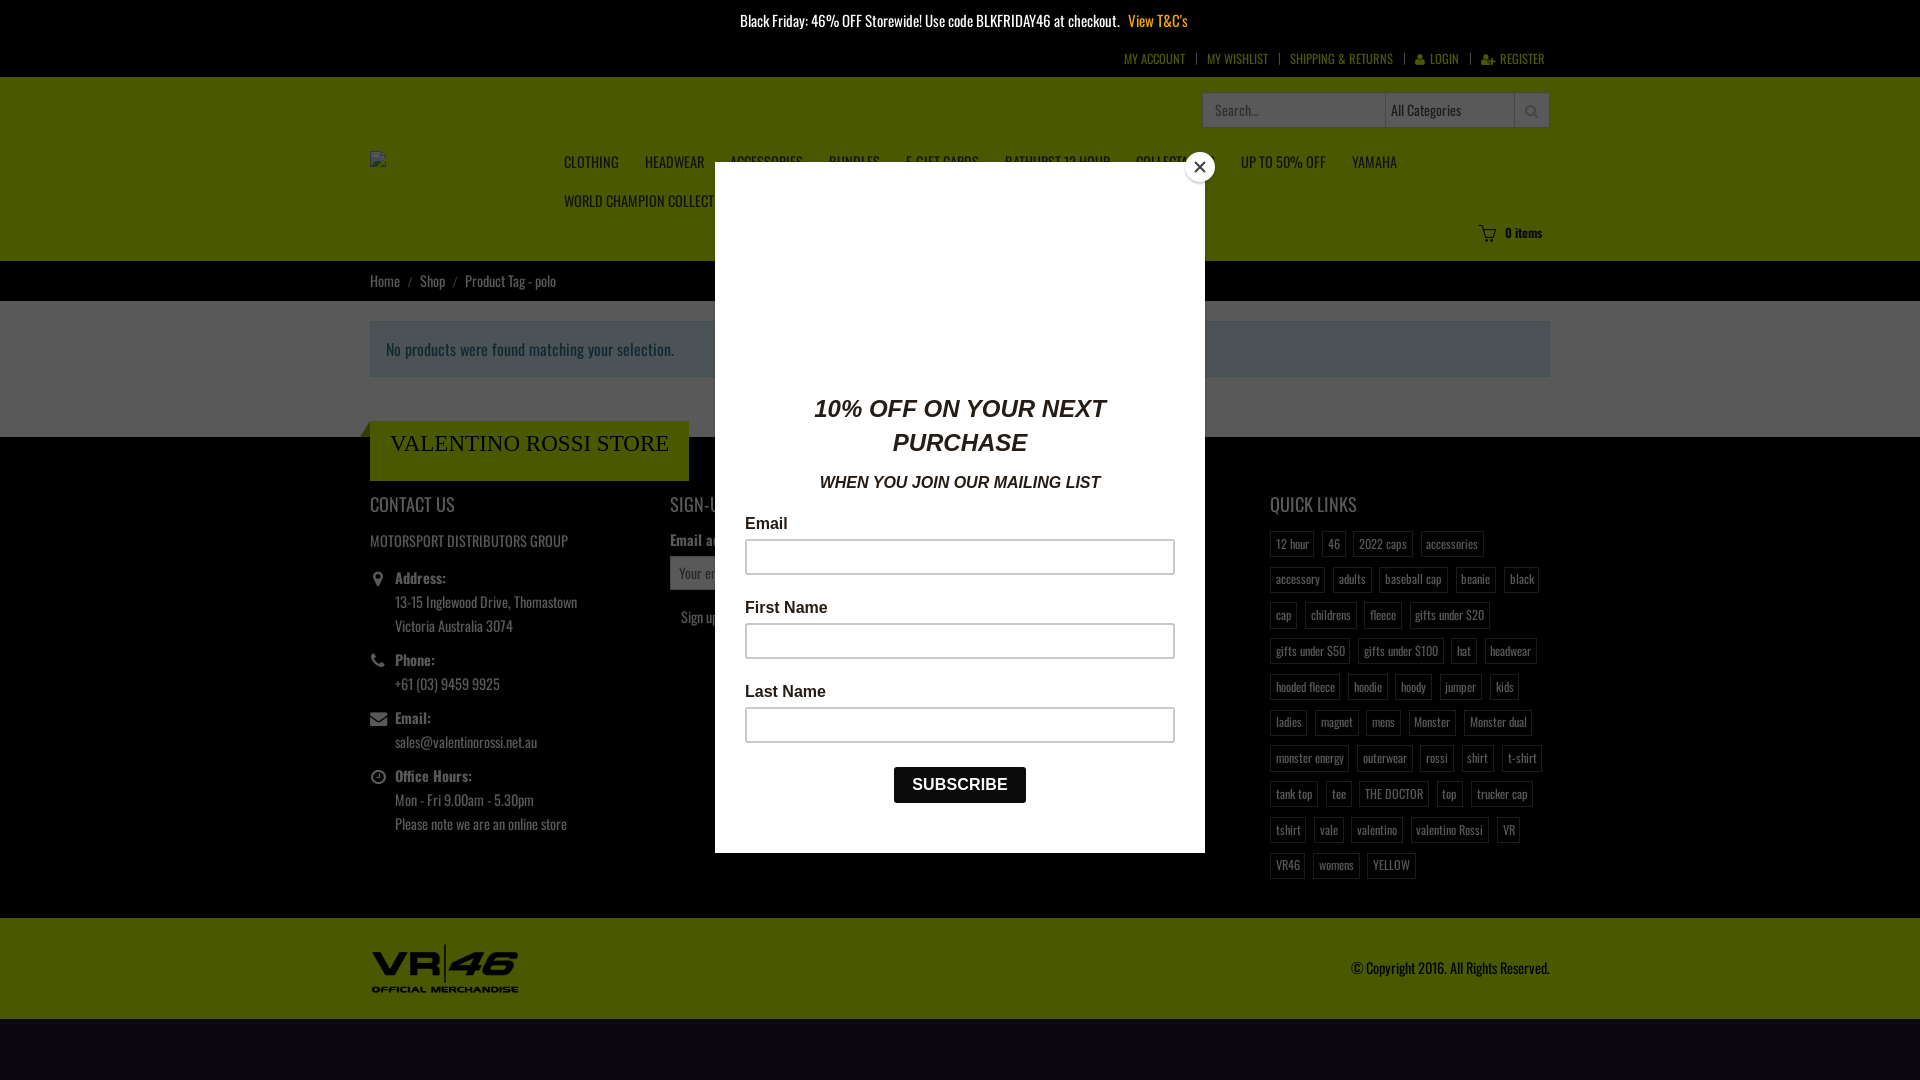  What do you see at coordinates (1512, 57) in the screenshot?
I see `'REGISTER'` at bounding box center [1512, 57].